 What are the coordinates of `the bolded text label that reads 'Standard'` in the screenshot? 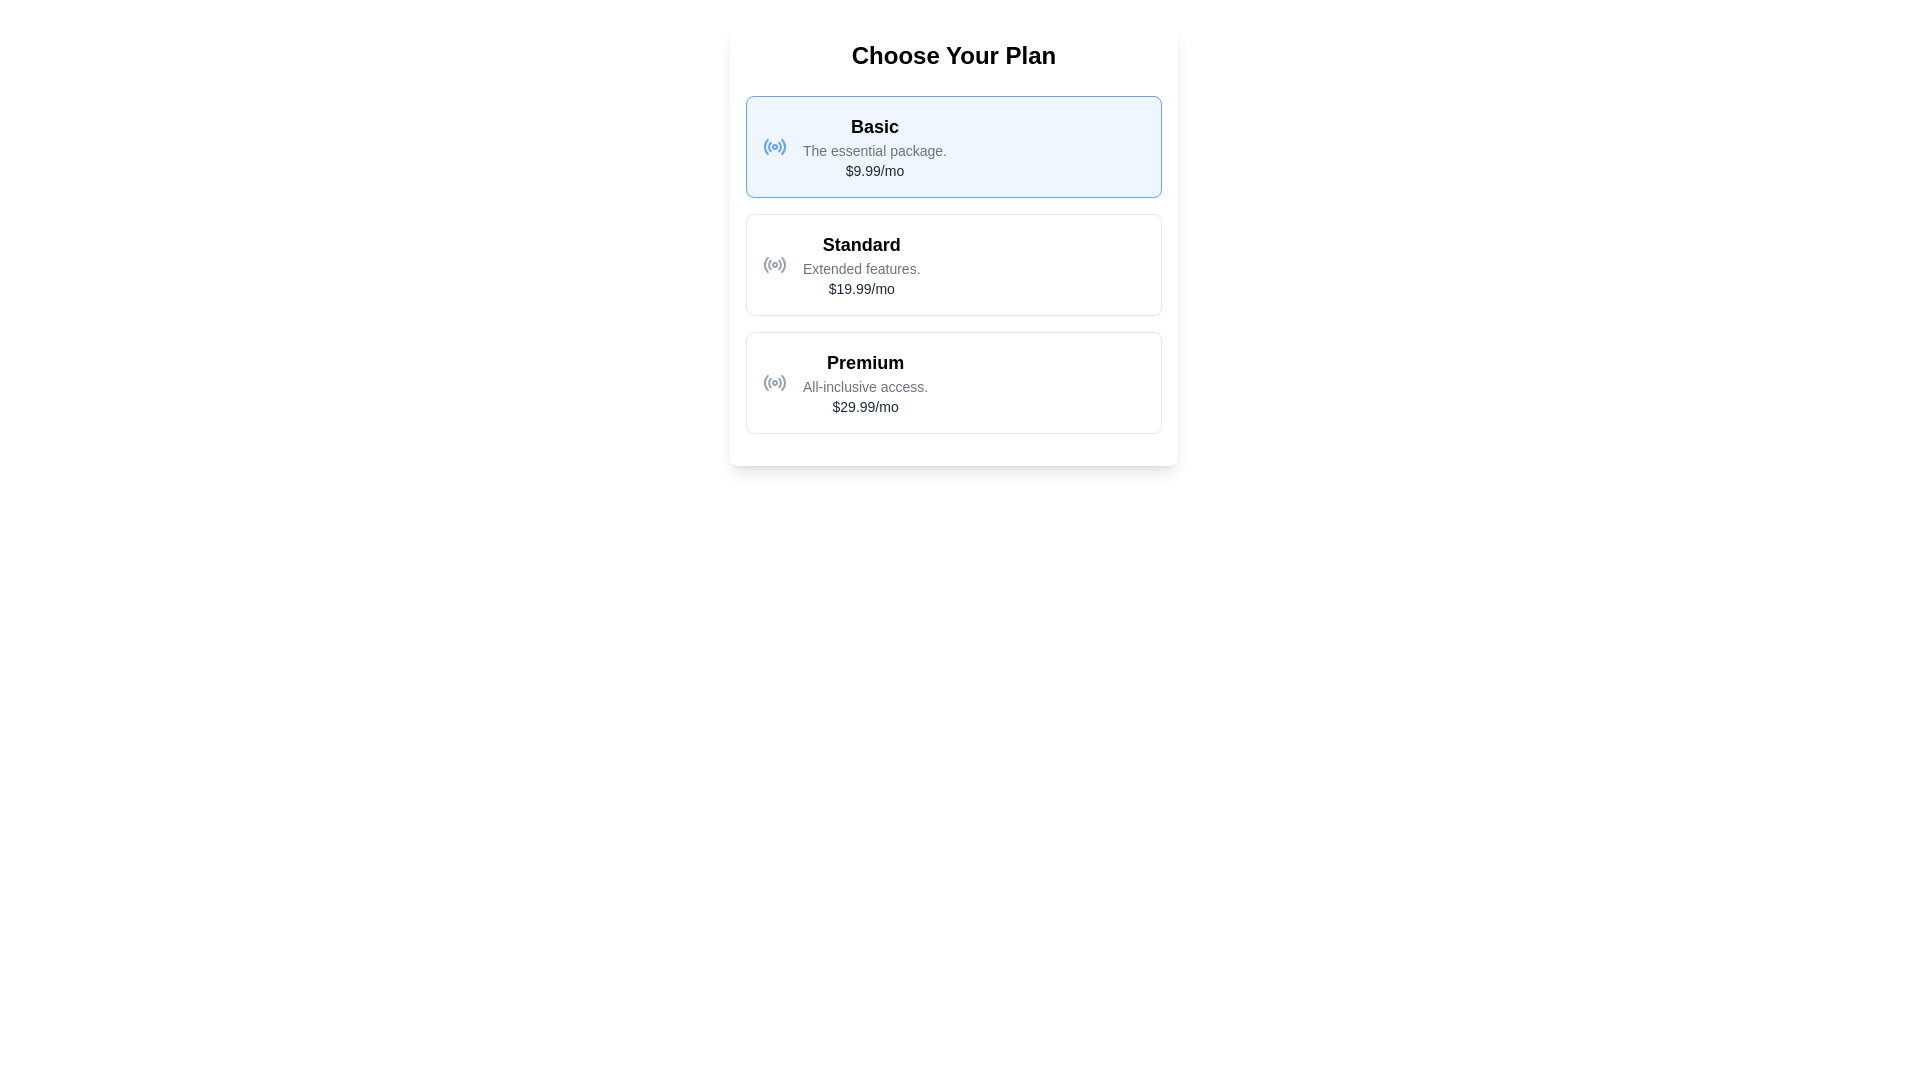 It's located at (861, 244).